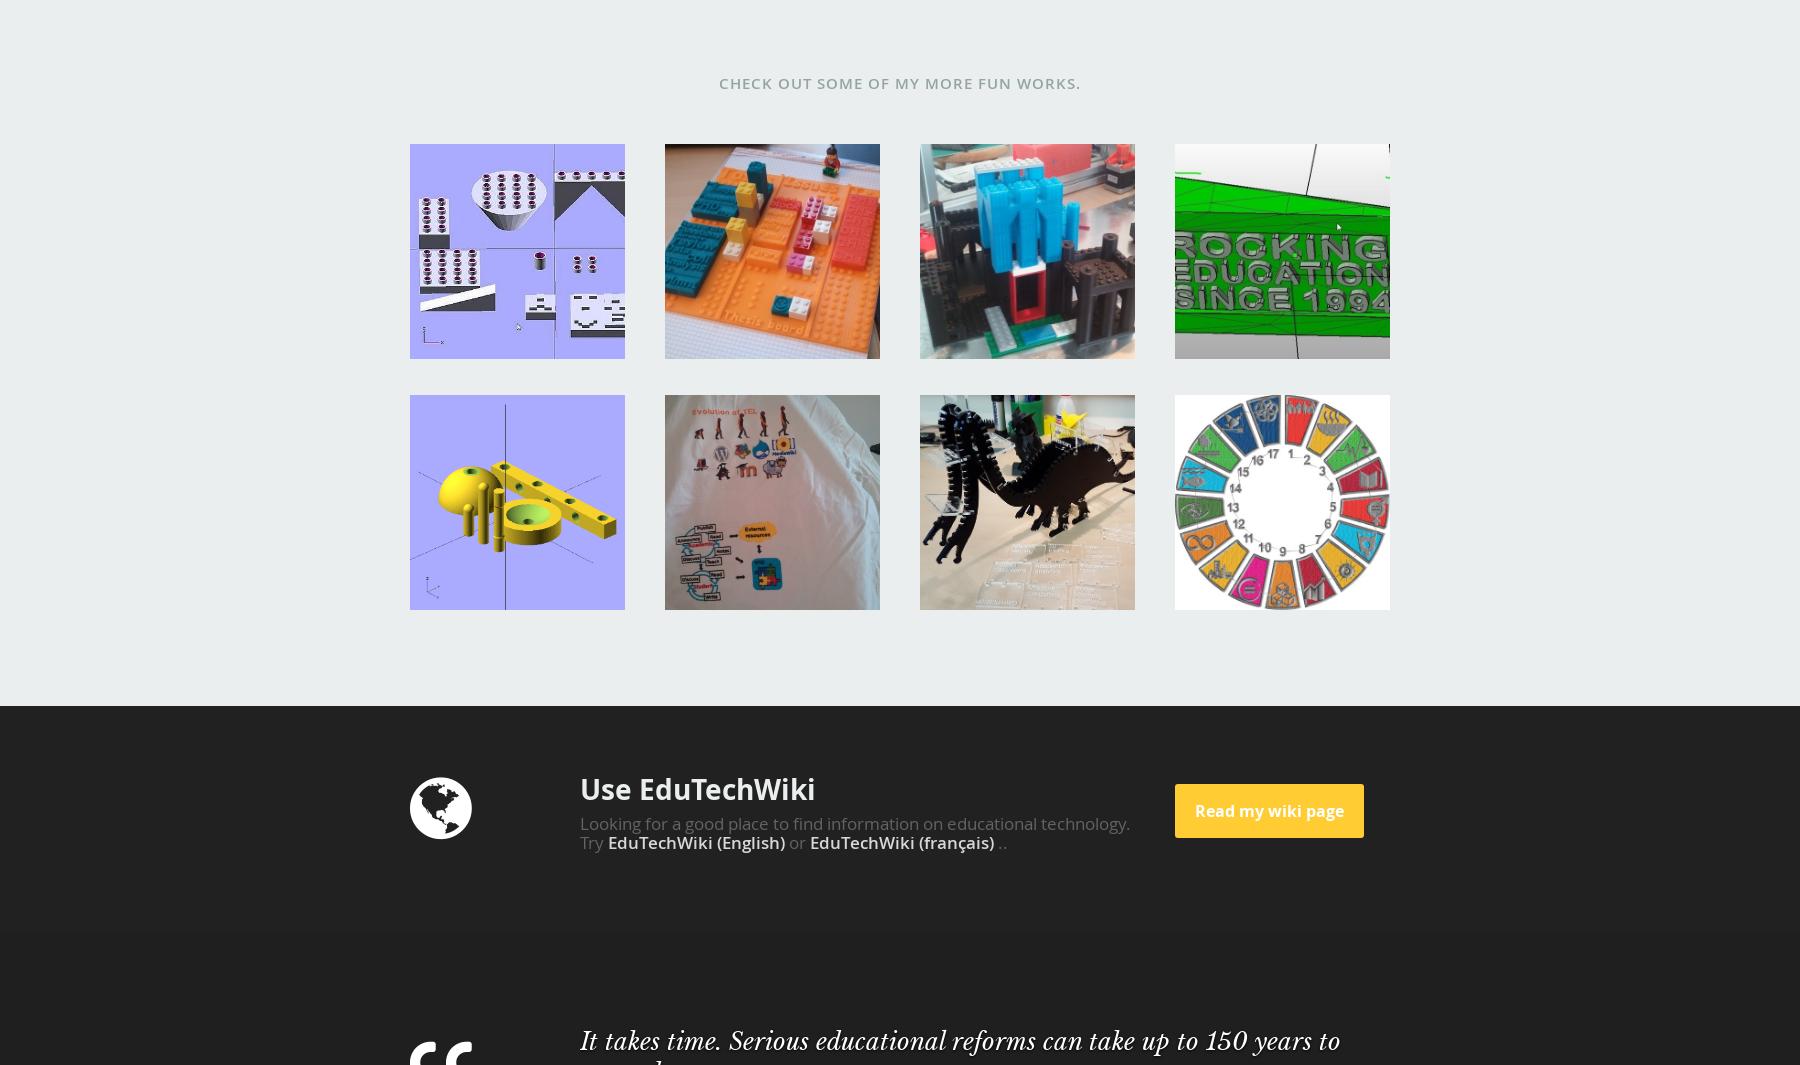  What do you see at coordinates (492, 170) in the screenshot?
I see `'Doblo/lugo factory'` at bounding box center [492, 170].